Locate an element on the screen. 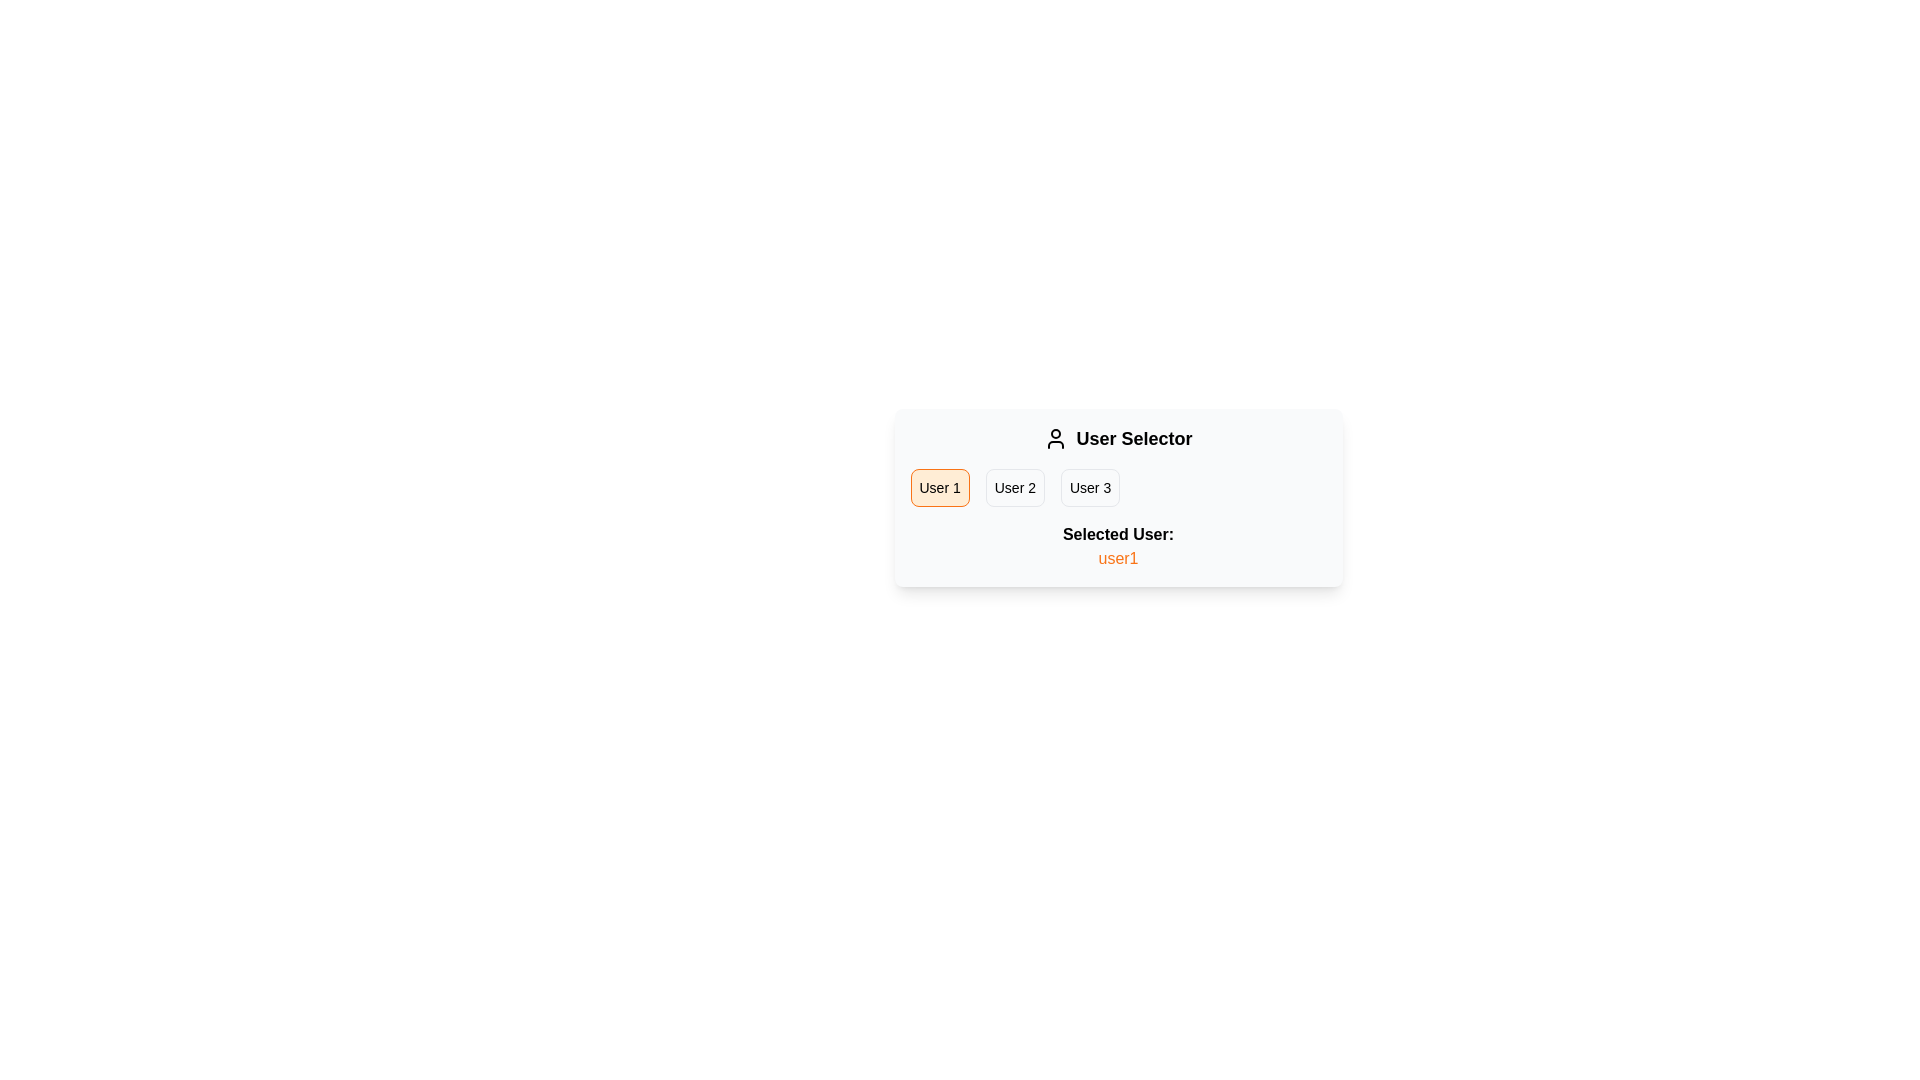 The image size is (1920, 1080). the button that allows users to select 'User 3' for keyboard navigation is located at coordinates (1089, 488).